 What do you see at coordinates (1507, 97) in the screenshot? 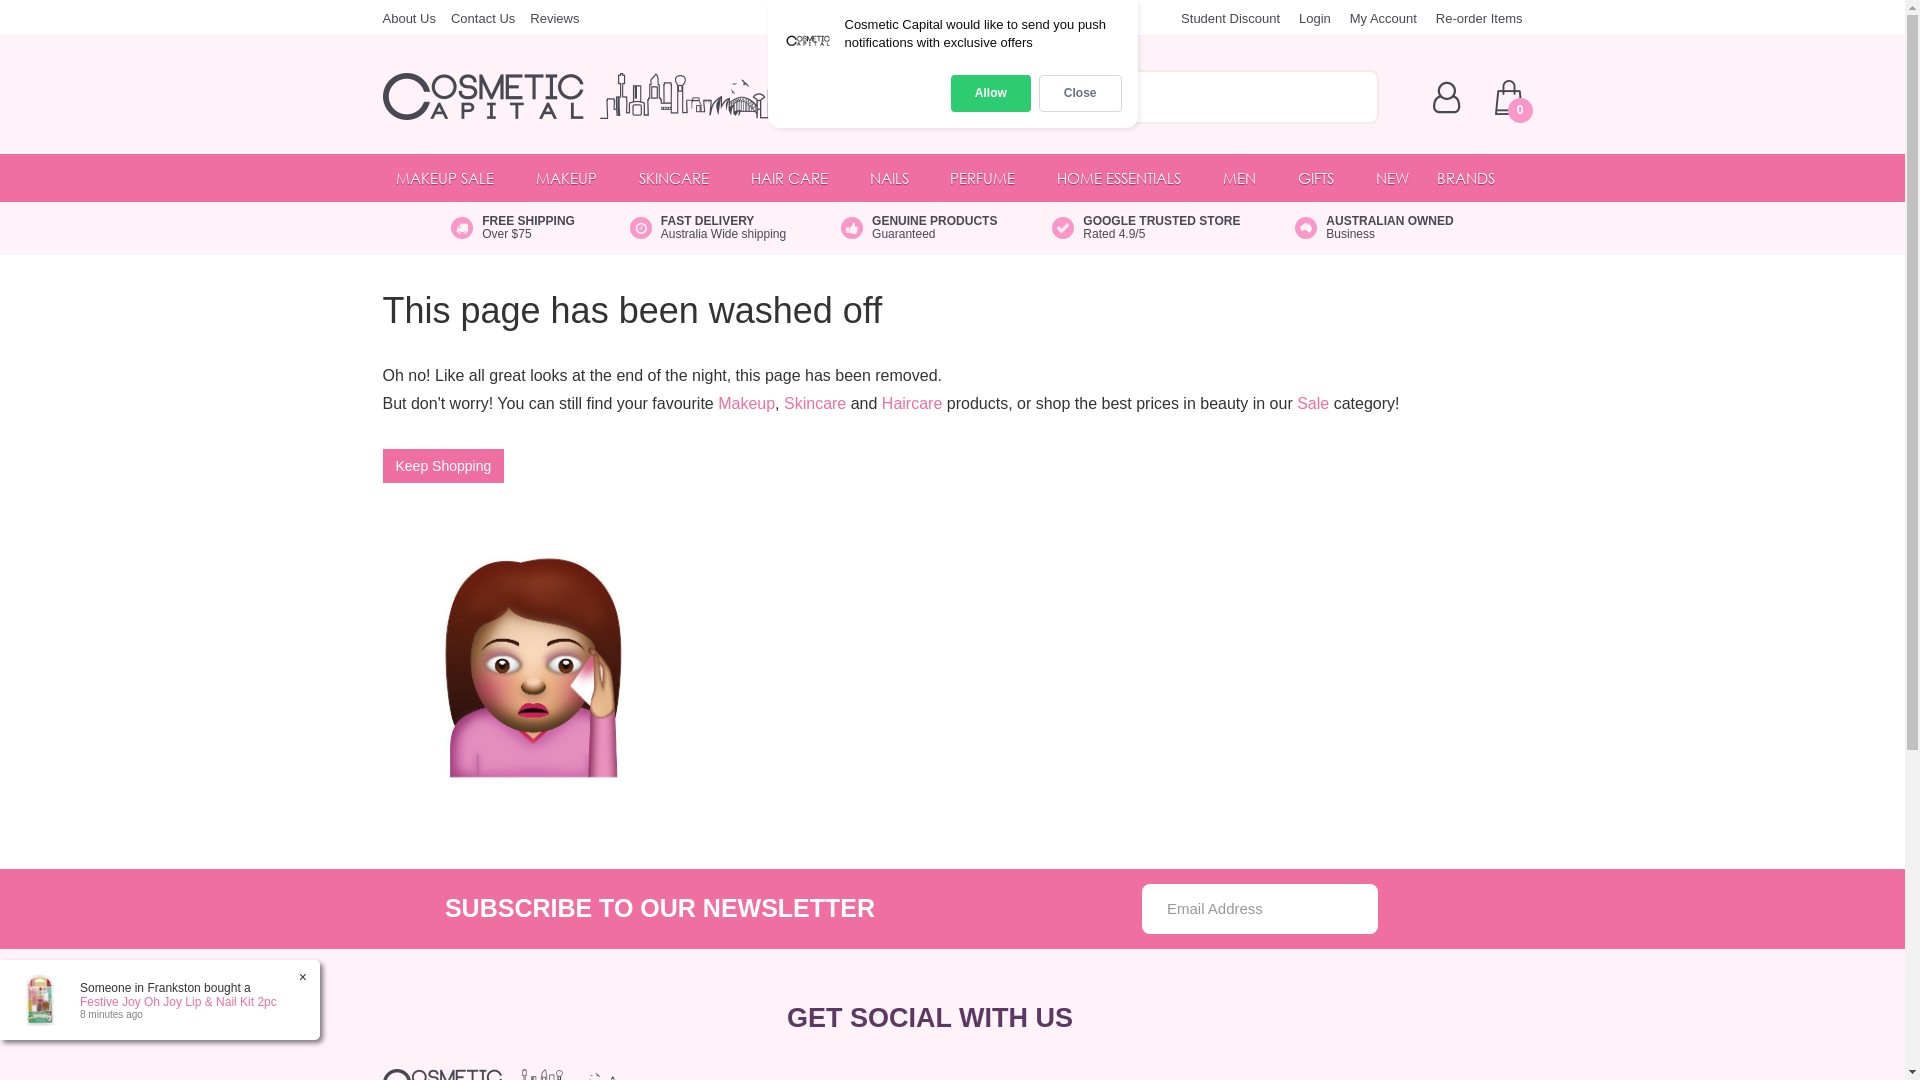
I see `'0'` at bounding box center [1507, 97].